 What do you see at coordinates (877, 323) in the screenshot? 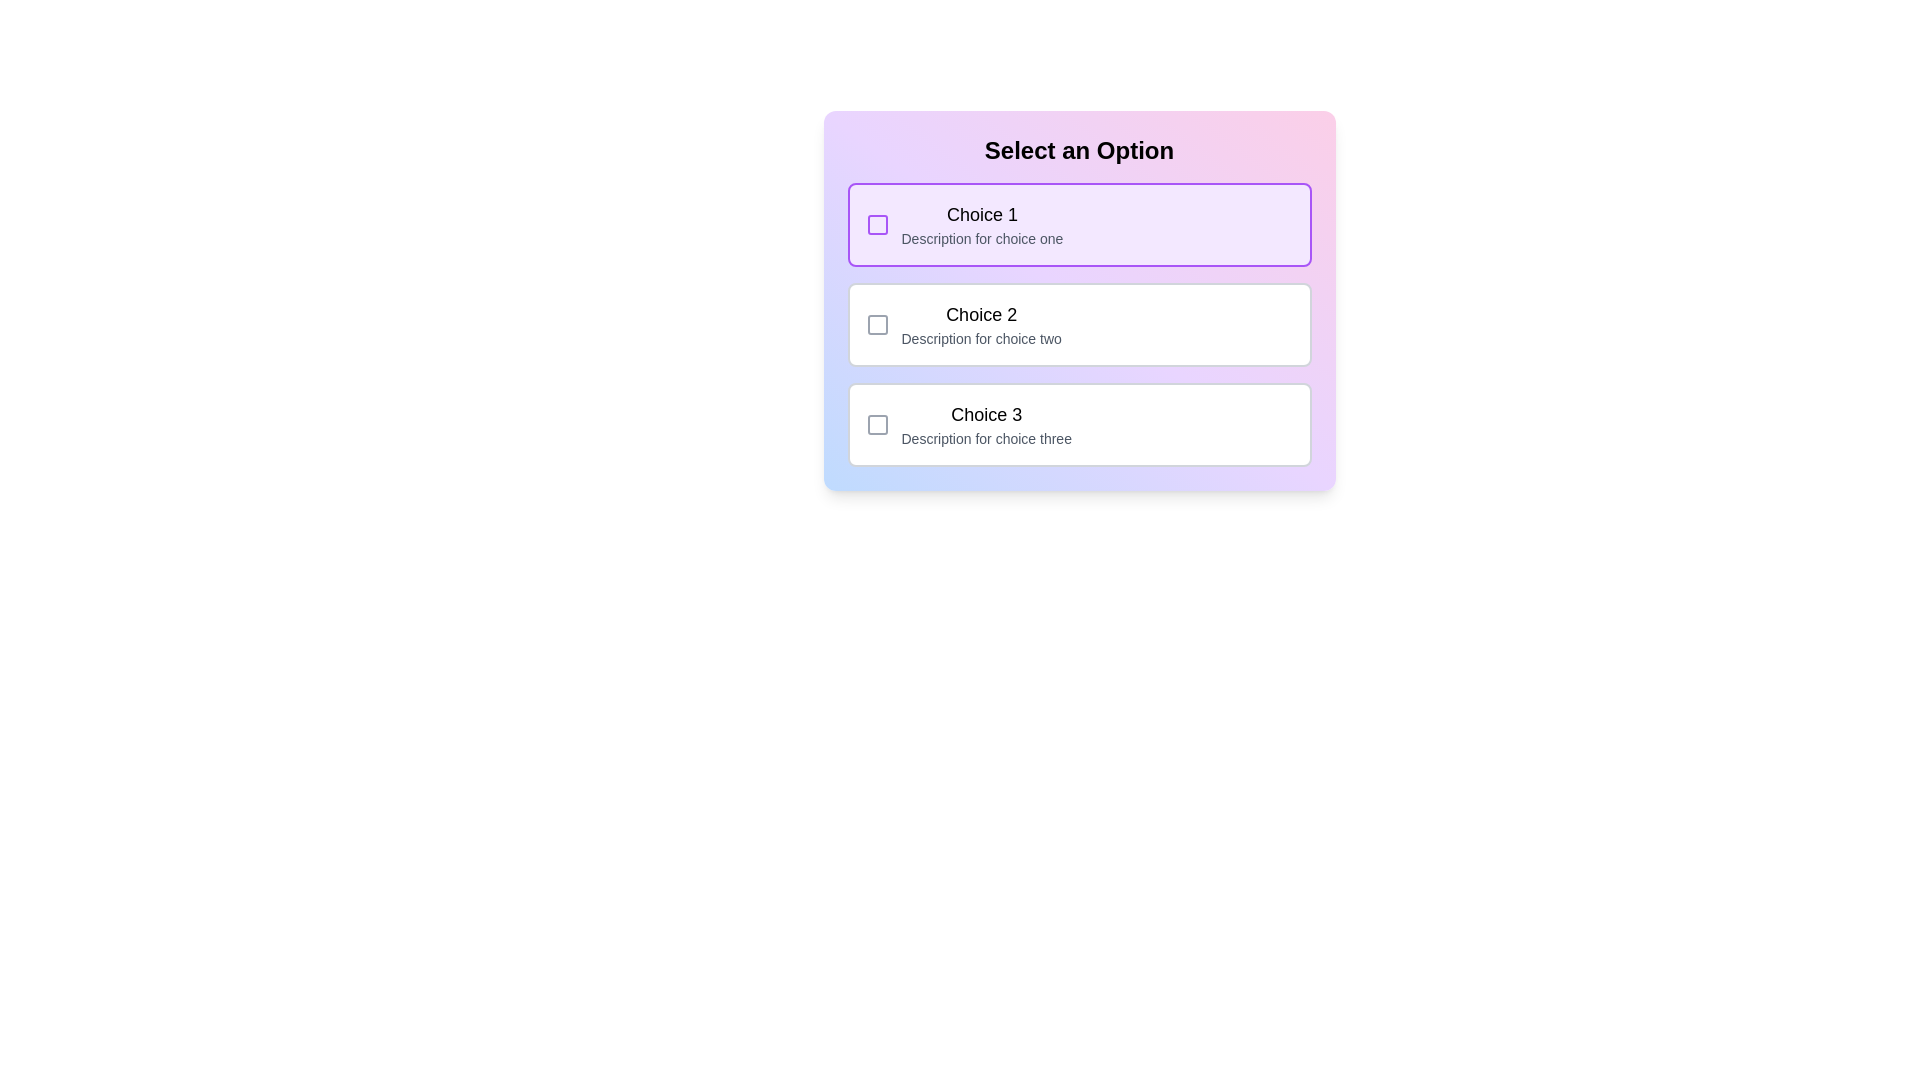
I see `the checkbox located to the left of 'Choice 2' in the second row of the three-row choice selection menu` at bounding box center [877, 323].